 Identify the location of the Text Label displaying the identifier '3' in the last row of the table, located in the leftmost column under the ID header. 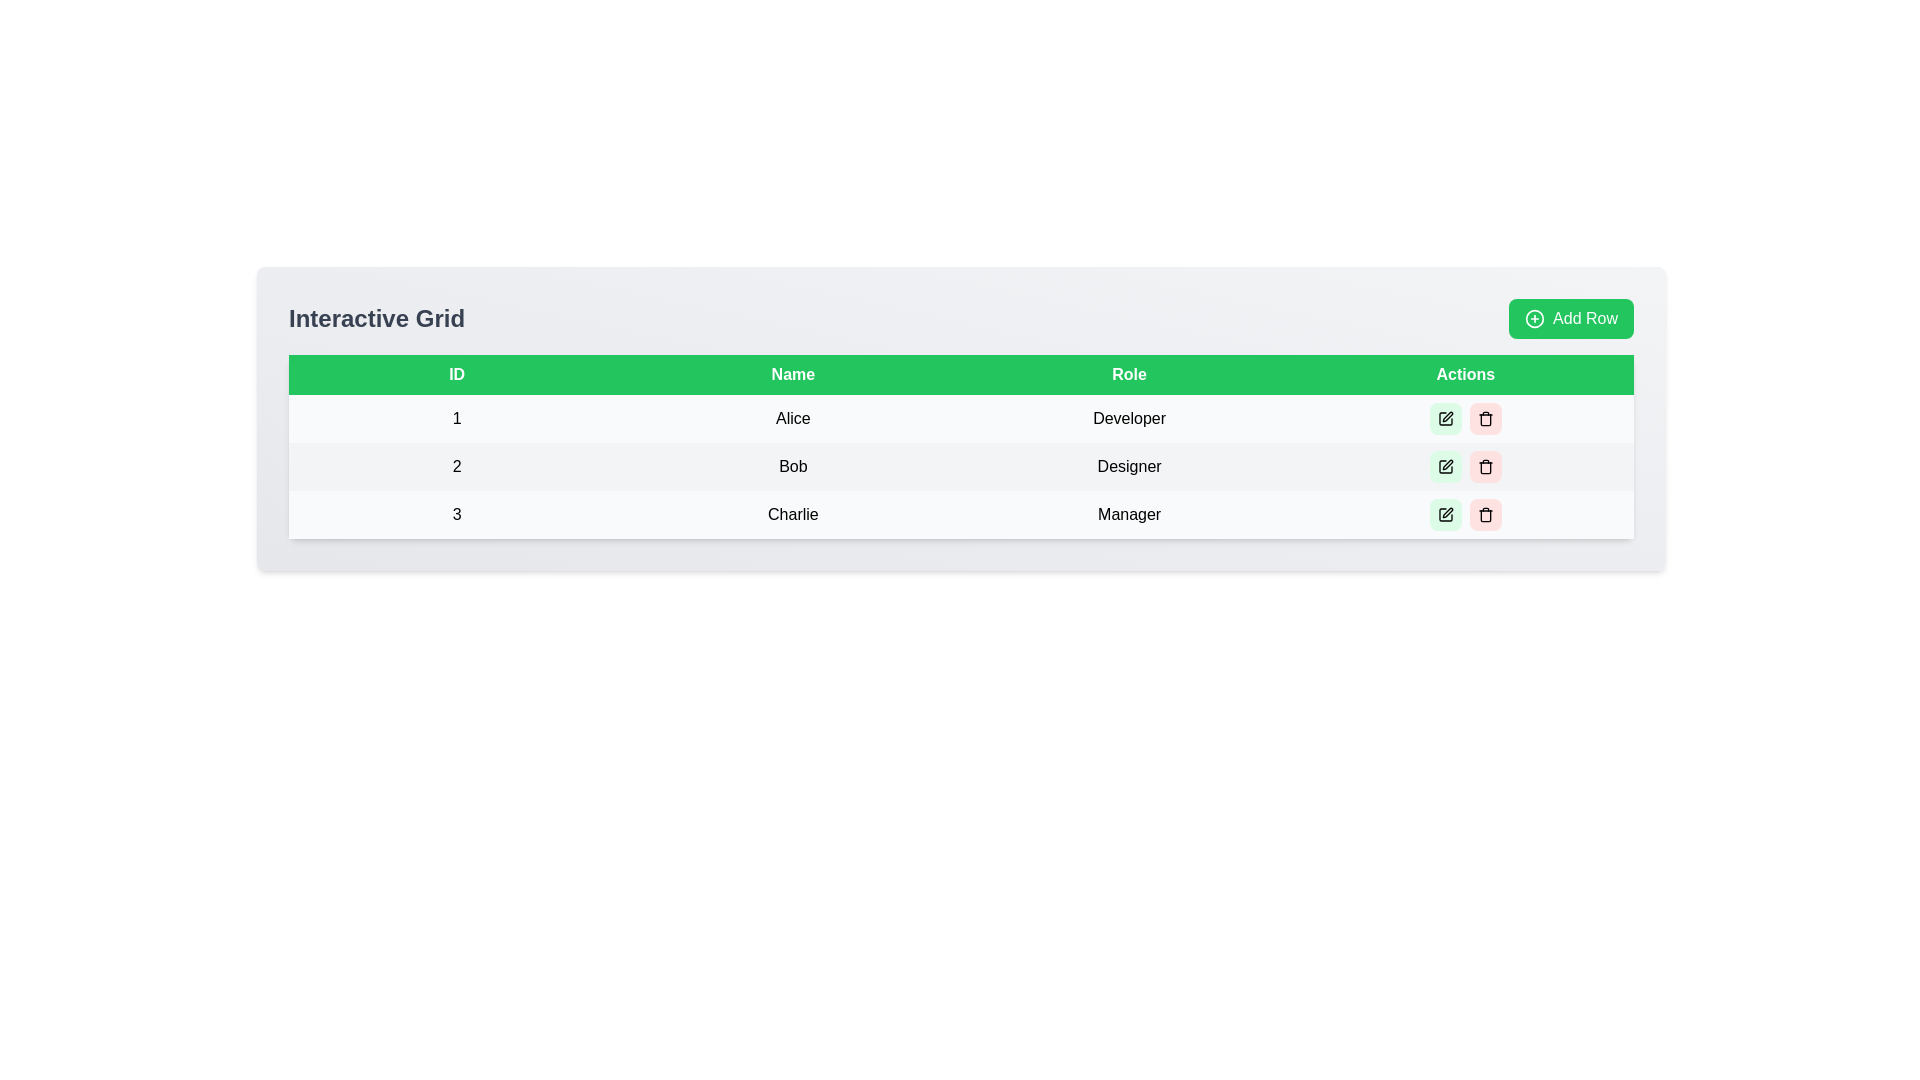
(456, 514).